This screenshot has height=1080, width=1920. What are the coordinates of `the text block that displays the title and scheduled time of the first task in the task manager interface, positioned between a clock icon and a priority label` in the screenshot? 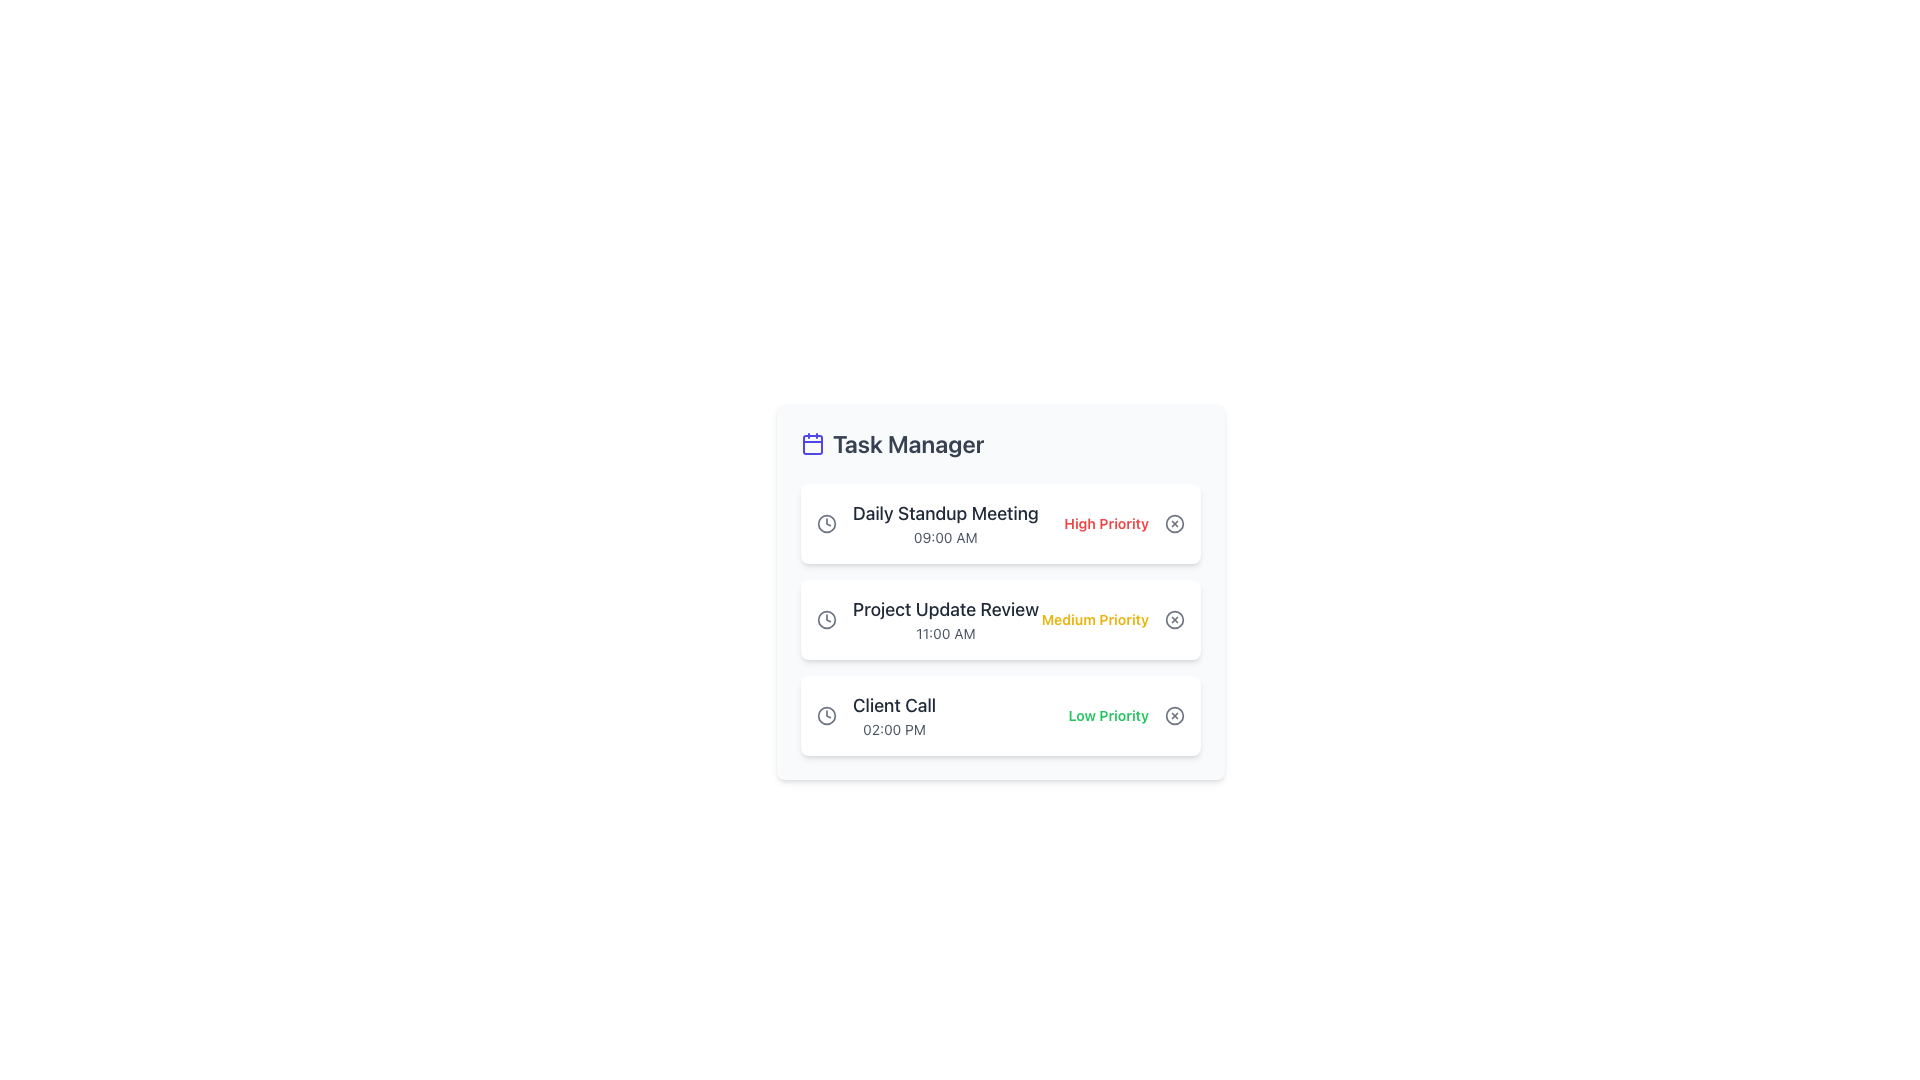 It's located at (944, 523).